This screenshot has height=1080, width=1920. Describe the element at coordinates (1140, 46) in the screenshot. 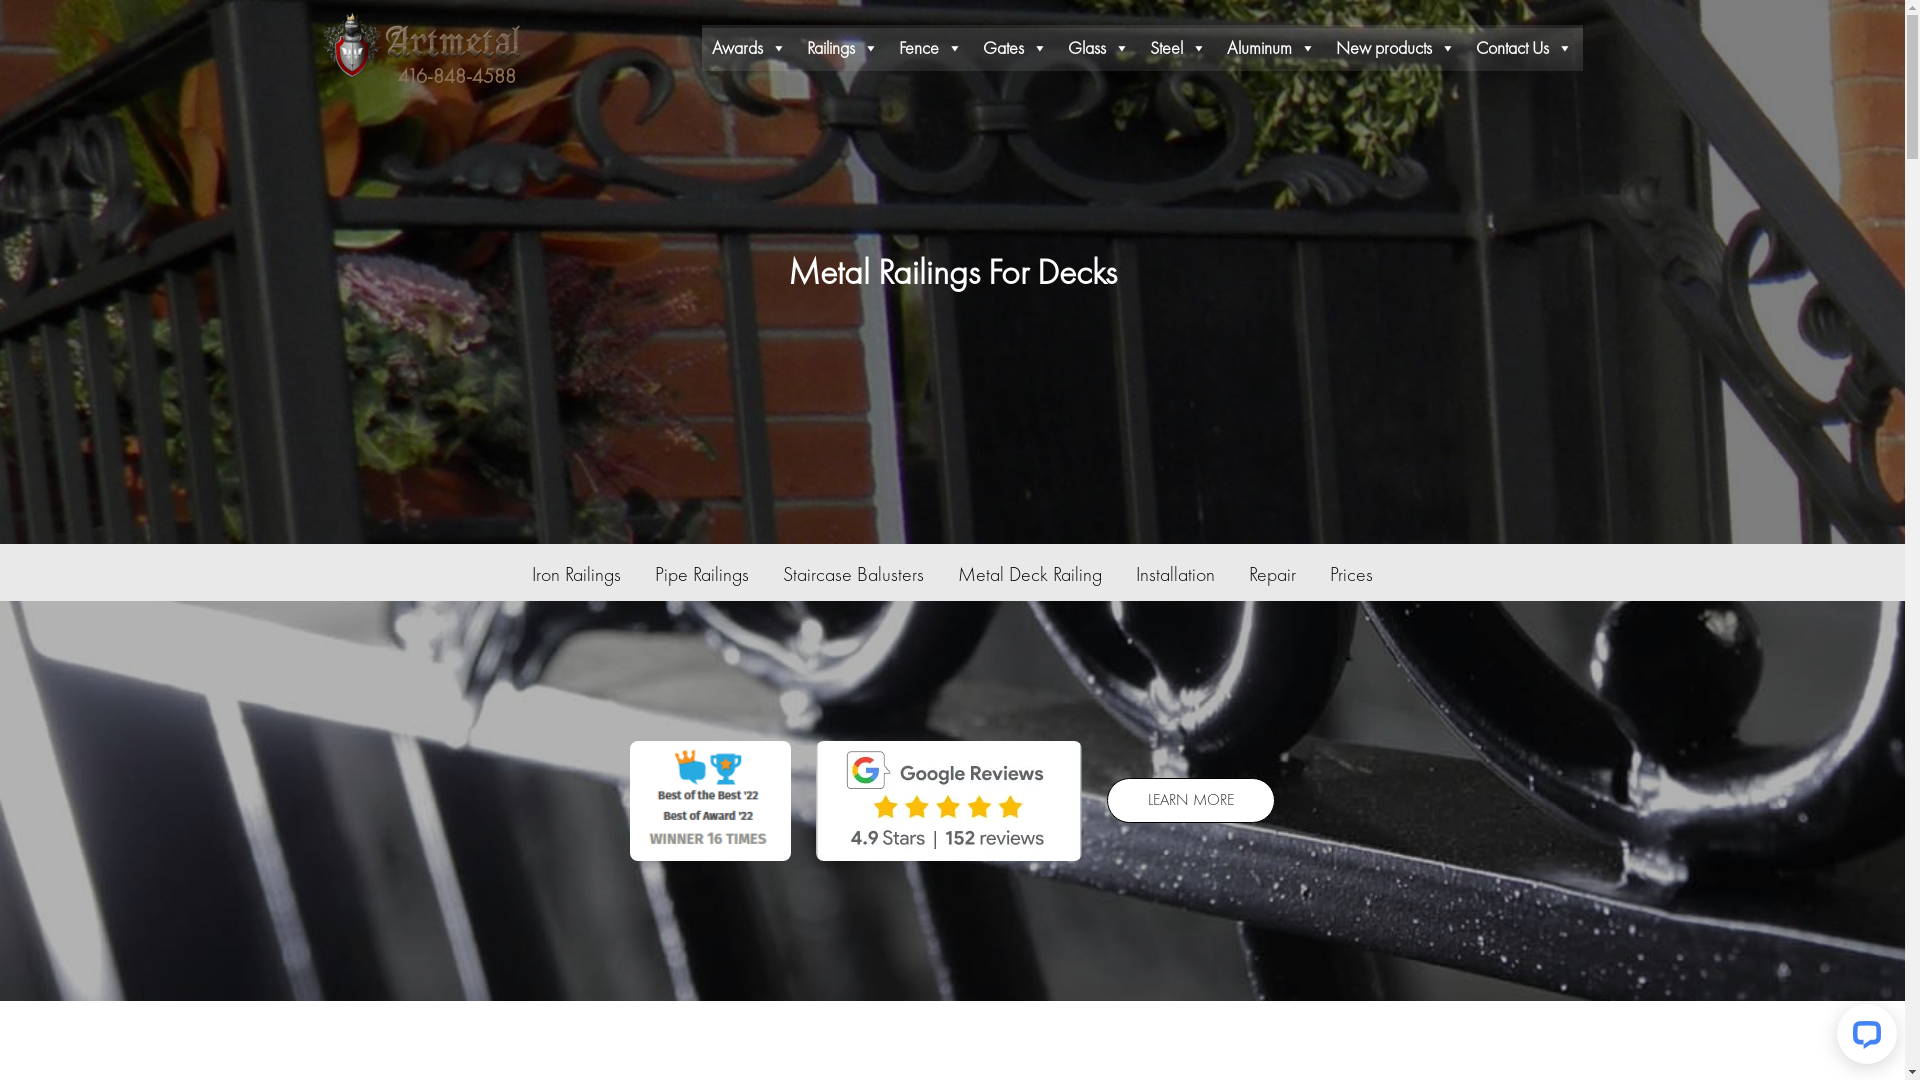

I see `'Steel'` at that location.